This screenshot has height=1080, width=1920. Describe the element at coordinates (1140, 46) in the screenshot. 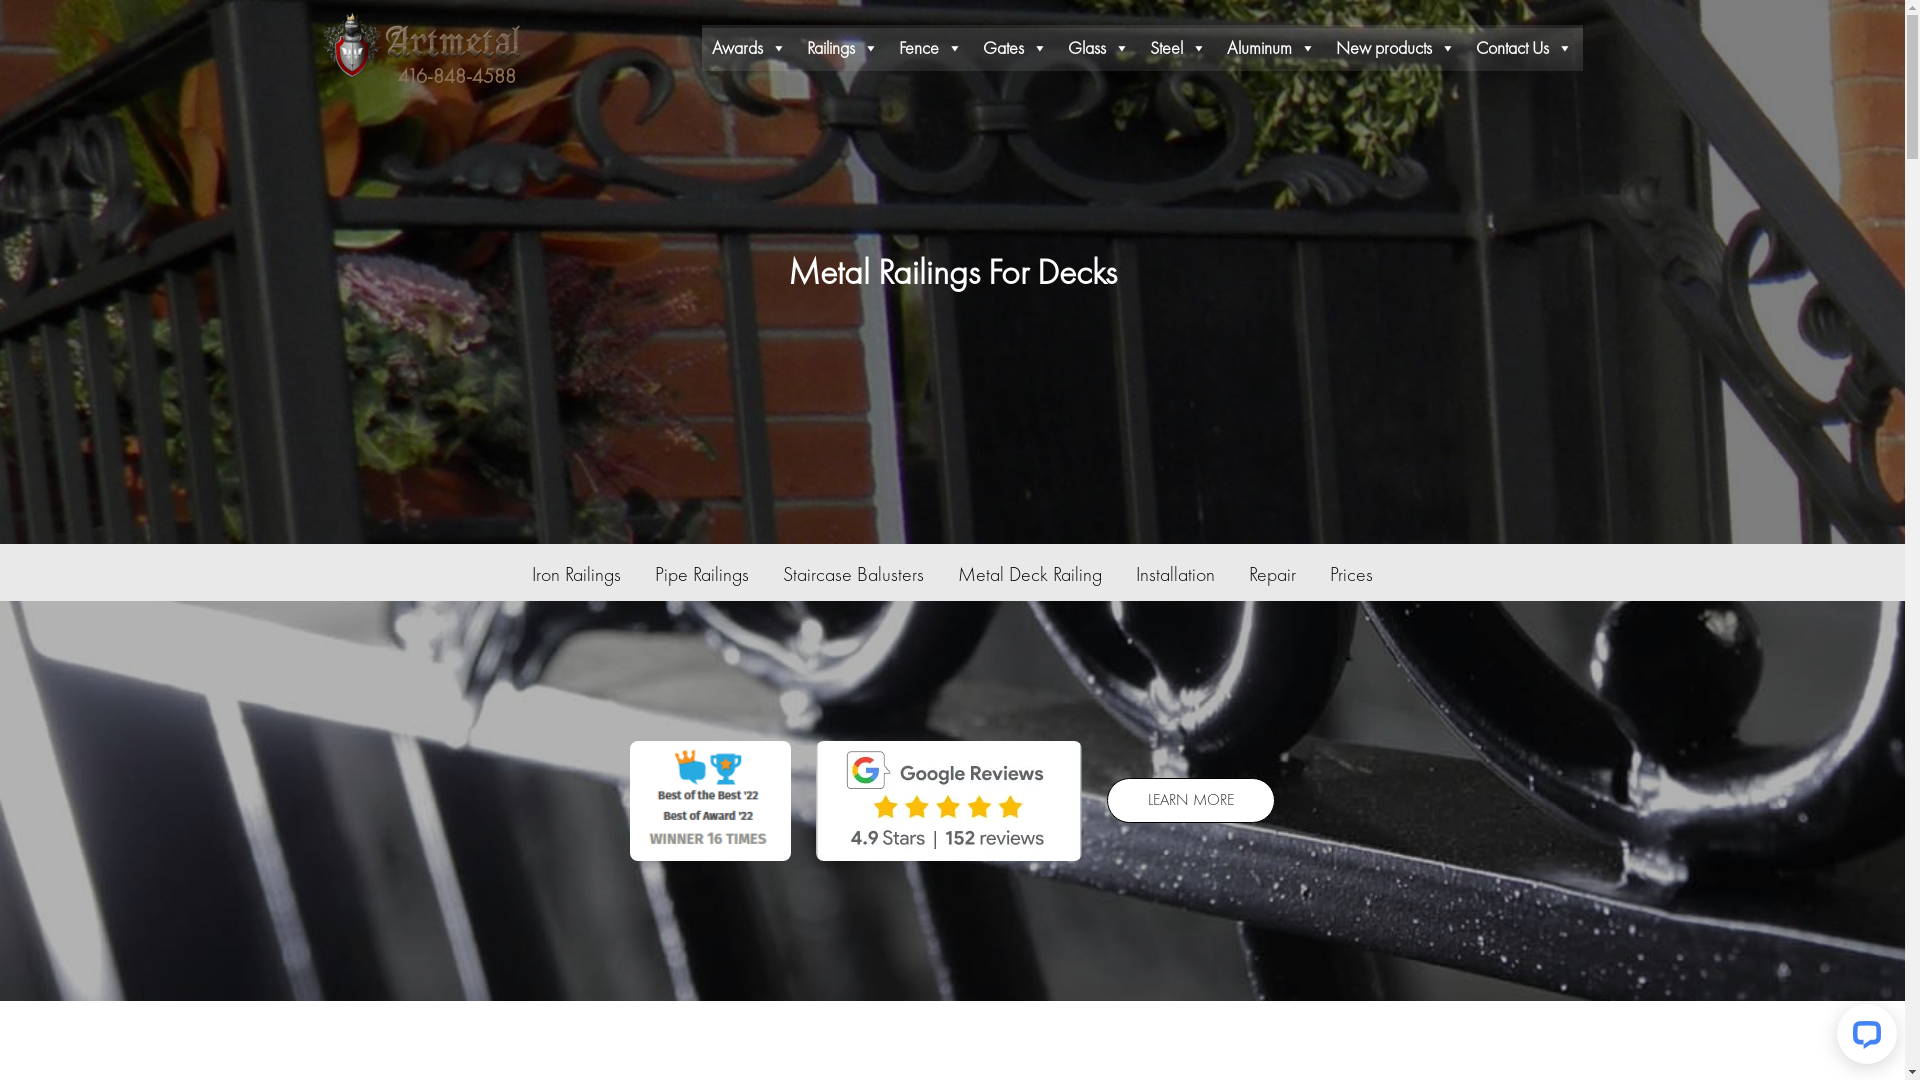

I see `'Steel'` at that location.